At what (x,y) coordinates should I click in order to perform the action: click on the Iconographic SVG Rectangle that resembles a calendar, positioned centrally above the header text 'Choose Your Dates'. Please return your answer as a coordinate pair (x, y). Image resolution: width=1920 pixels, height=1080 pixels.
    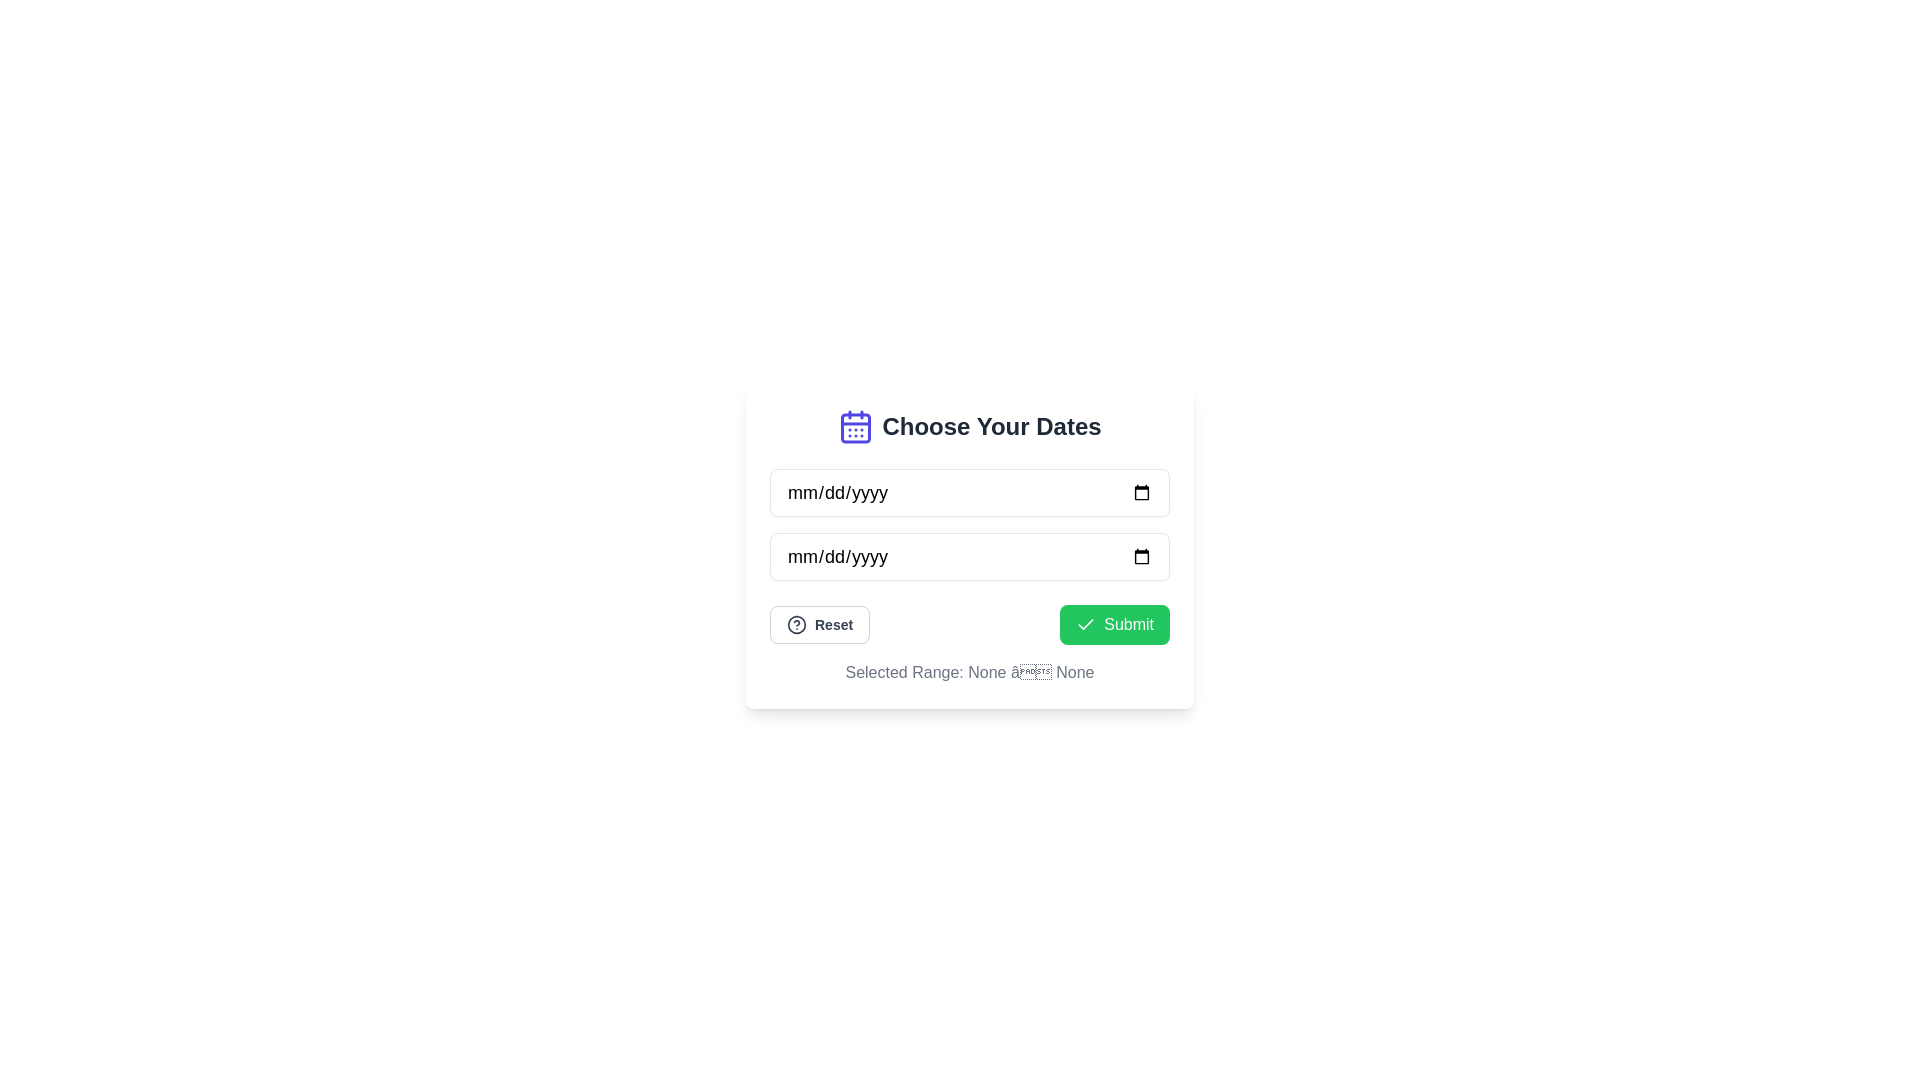
    Looking at the image, I should click on (856, 427).